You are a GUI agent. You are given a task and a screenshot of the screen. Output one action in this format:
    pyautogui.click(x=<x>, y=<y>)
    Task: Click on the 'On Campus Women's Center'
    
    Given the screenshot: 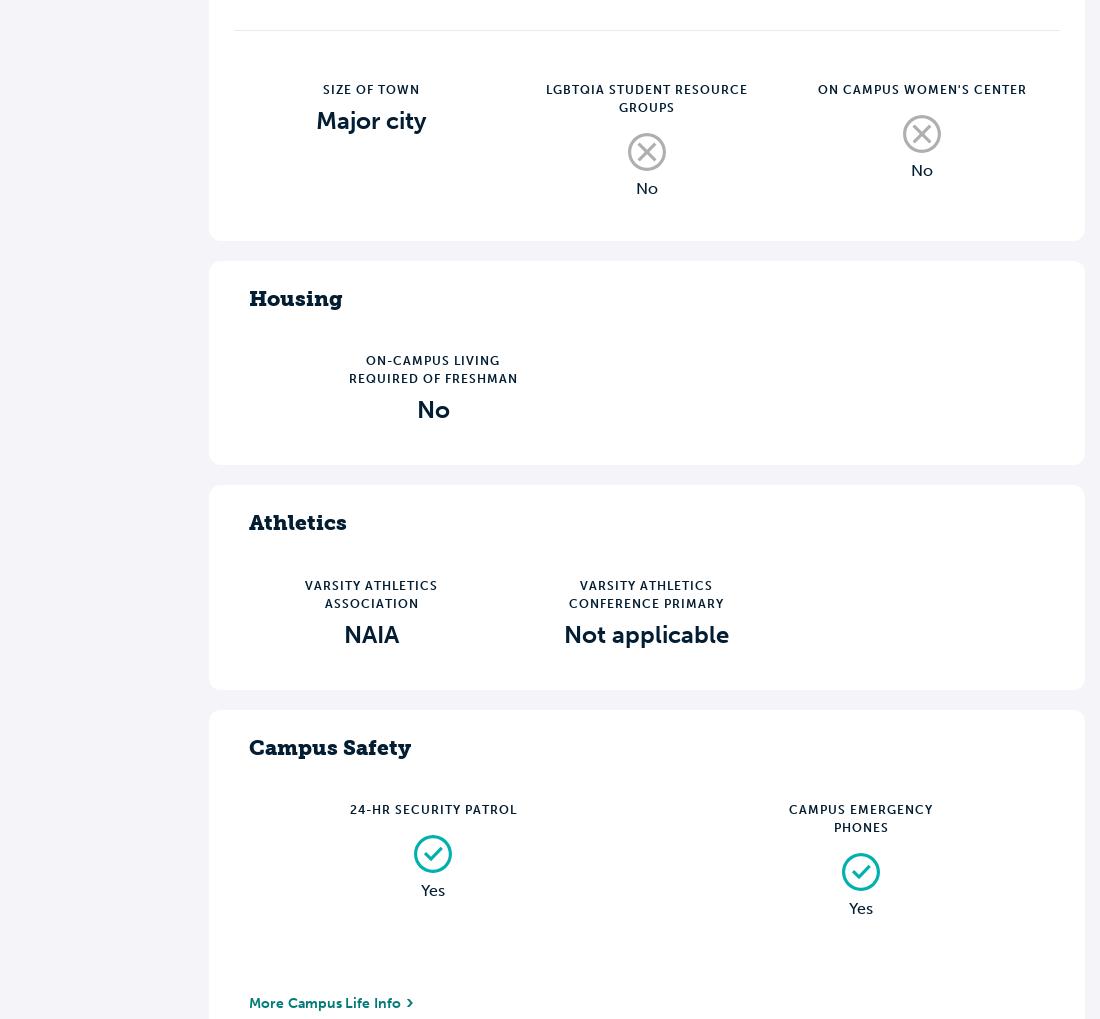 What is the action you would take?
    pyautogui.click(x=816, y=88)
    